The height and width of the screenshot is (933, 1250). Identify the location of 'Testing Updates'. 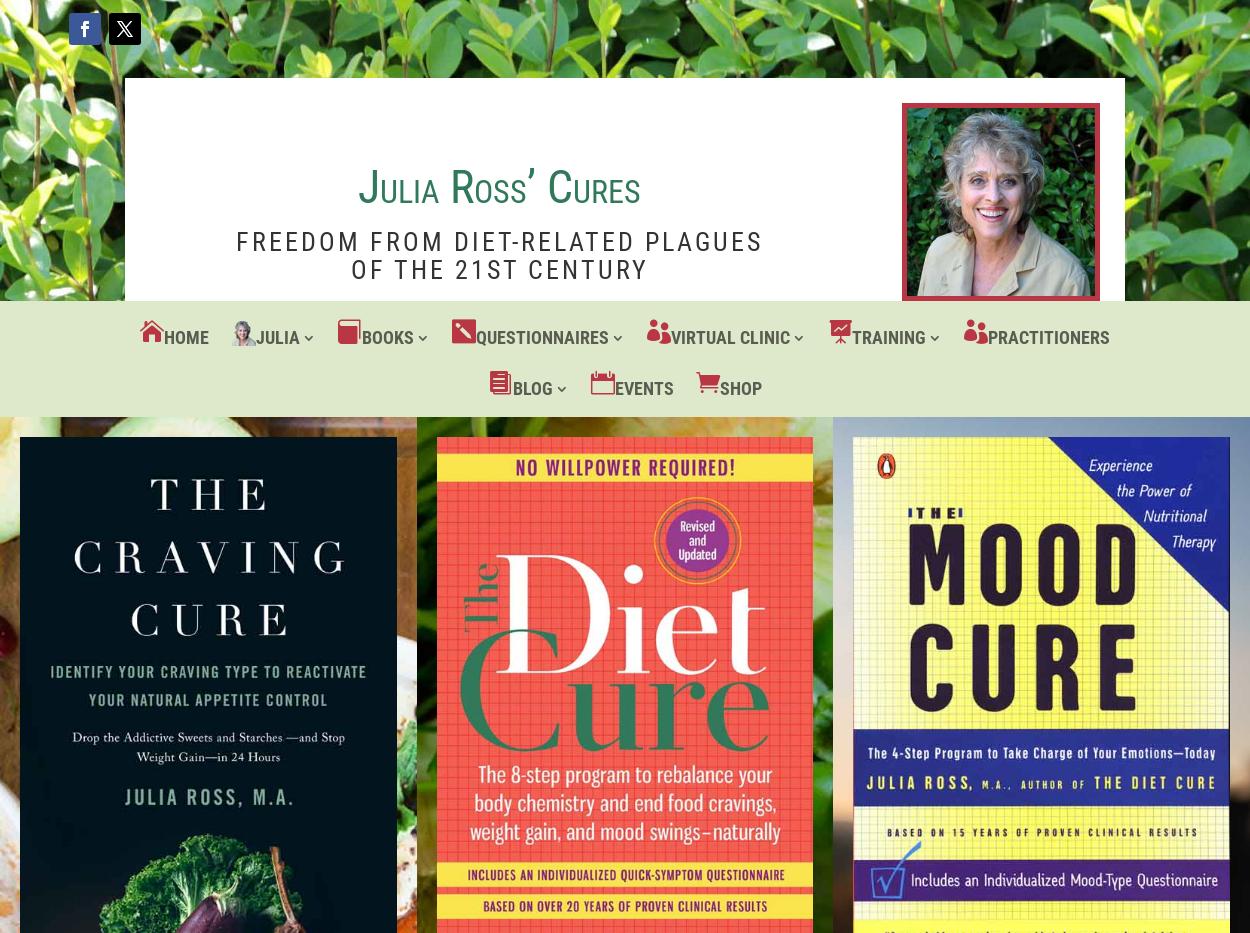
(585, 652).